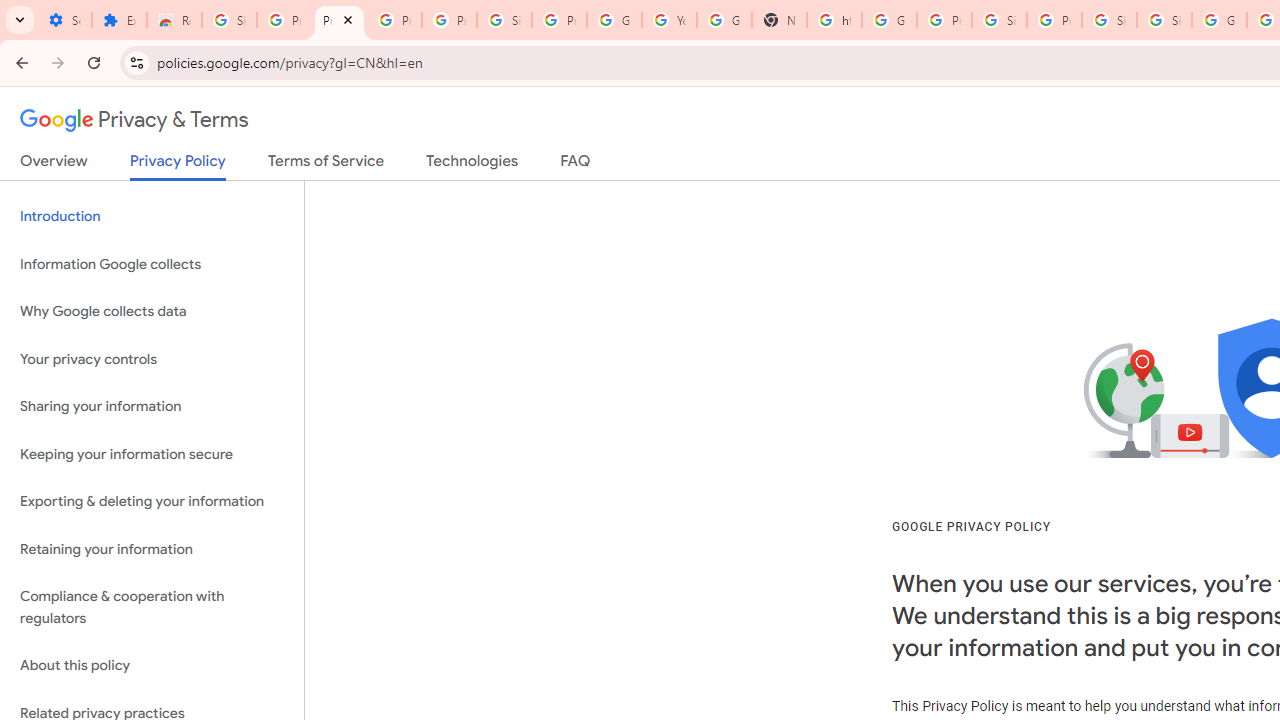 The width and height of the screenshot is (1280, 720). Describe the element at coordinates (151, 358) in the screenshot. I see `'Your privacy controls'` at that location.